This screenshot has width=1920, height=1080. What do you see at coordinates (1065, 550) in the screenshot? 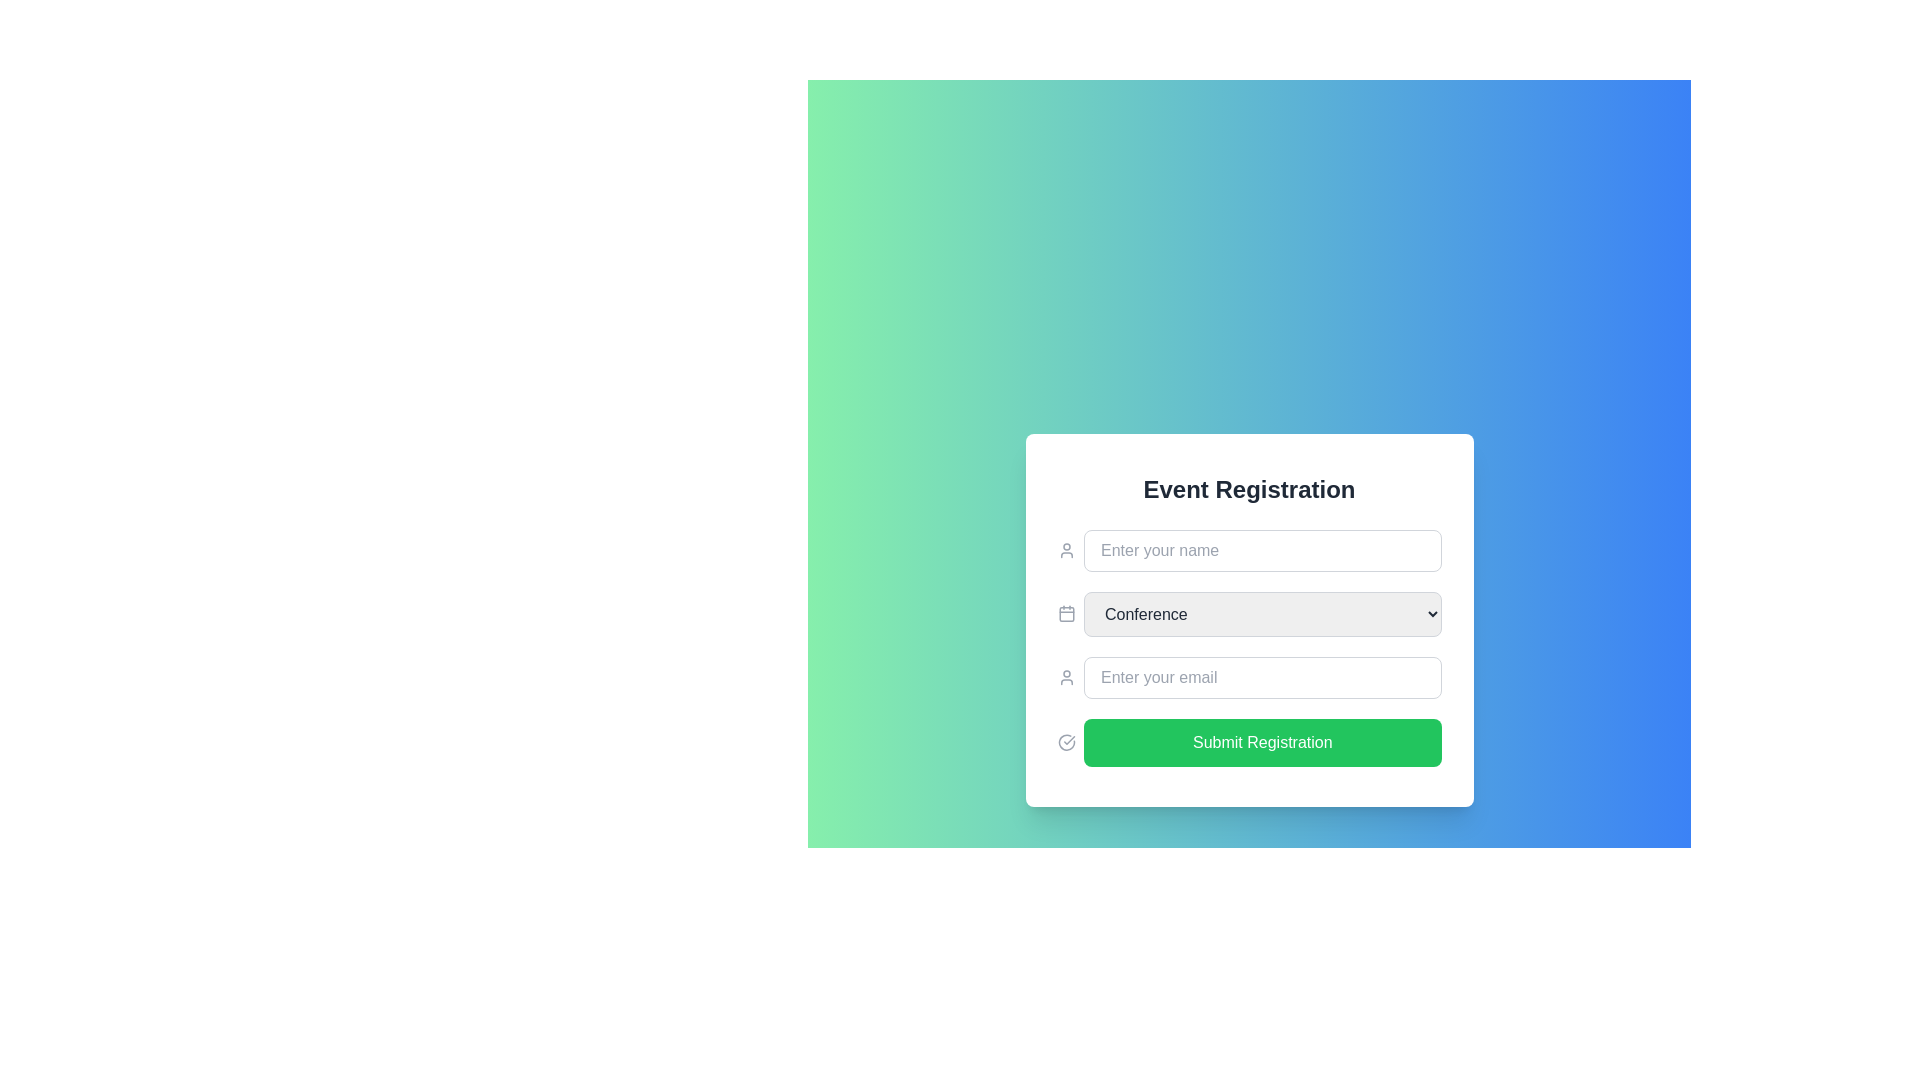
I see `the icon located on the left side of the text input box for entering a user's name, positioned between the 'Enter your name' placeholder and the form label` at bounding box center [1065, 550].